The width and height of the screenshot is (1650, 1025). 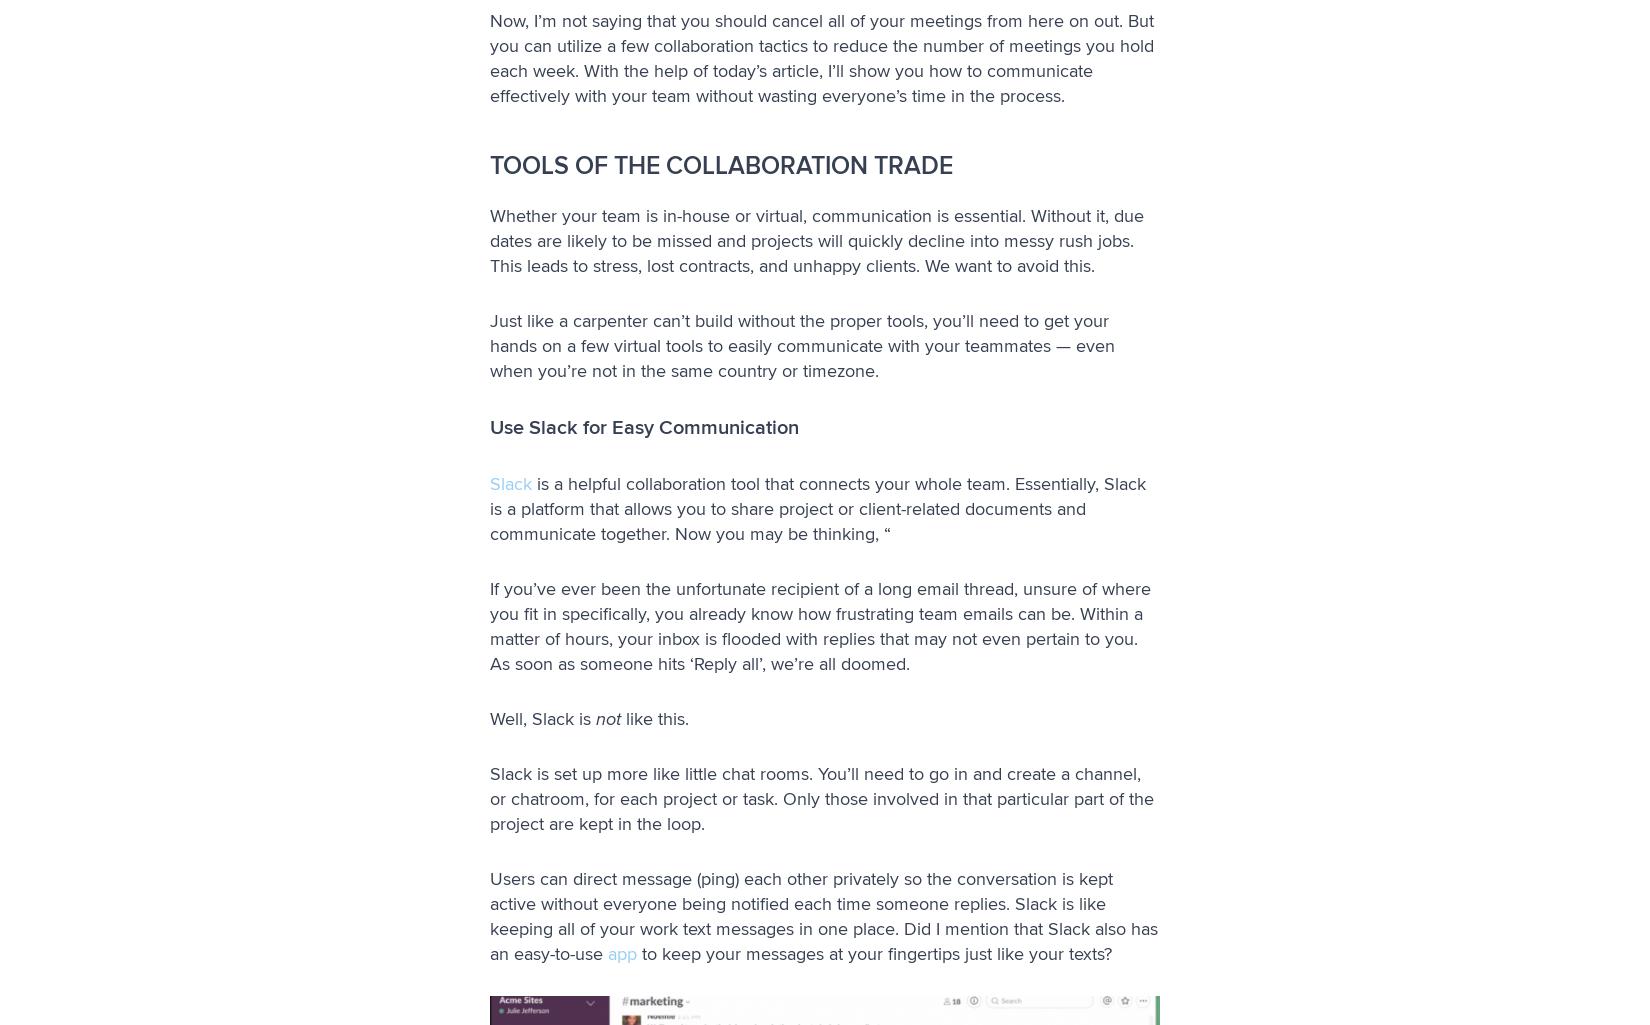 What do you see at coordinates (816, 238) in the screenshot?
I see `'Whether your team is in-house or virtual, communication is essential. Without it, due dates are likely to be missed and projects will quickly decline into messy rush jobs. This leads to stress, lost contracts, and unhappy clients. We want to avoid this.'` at bounding box center [816, 238].